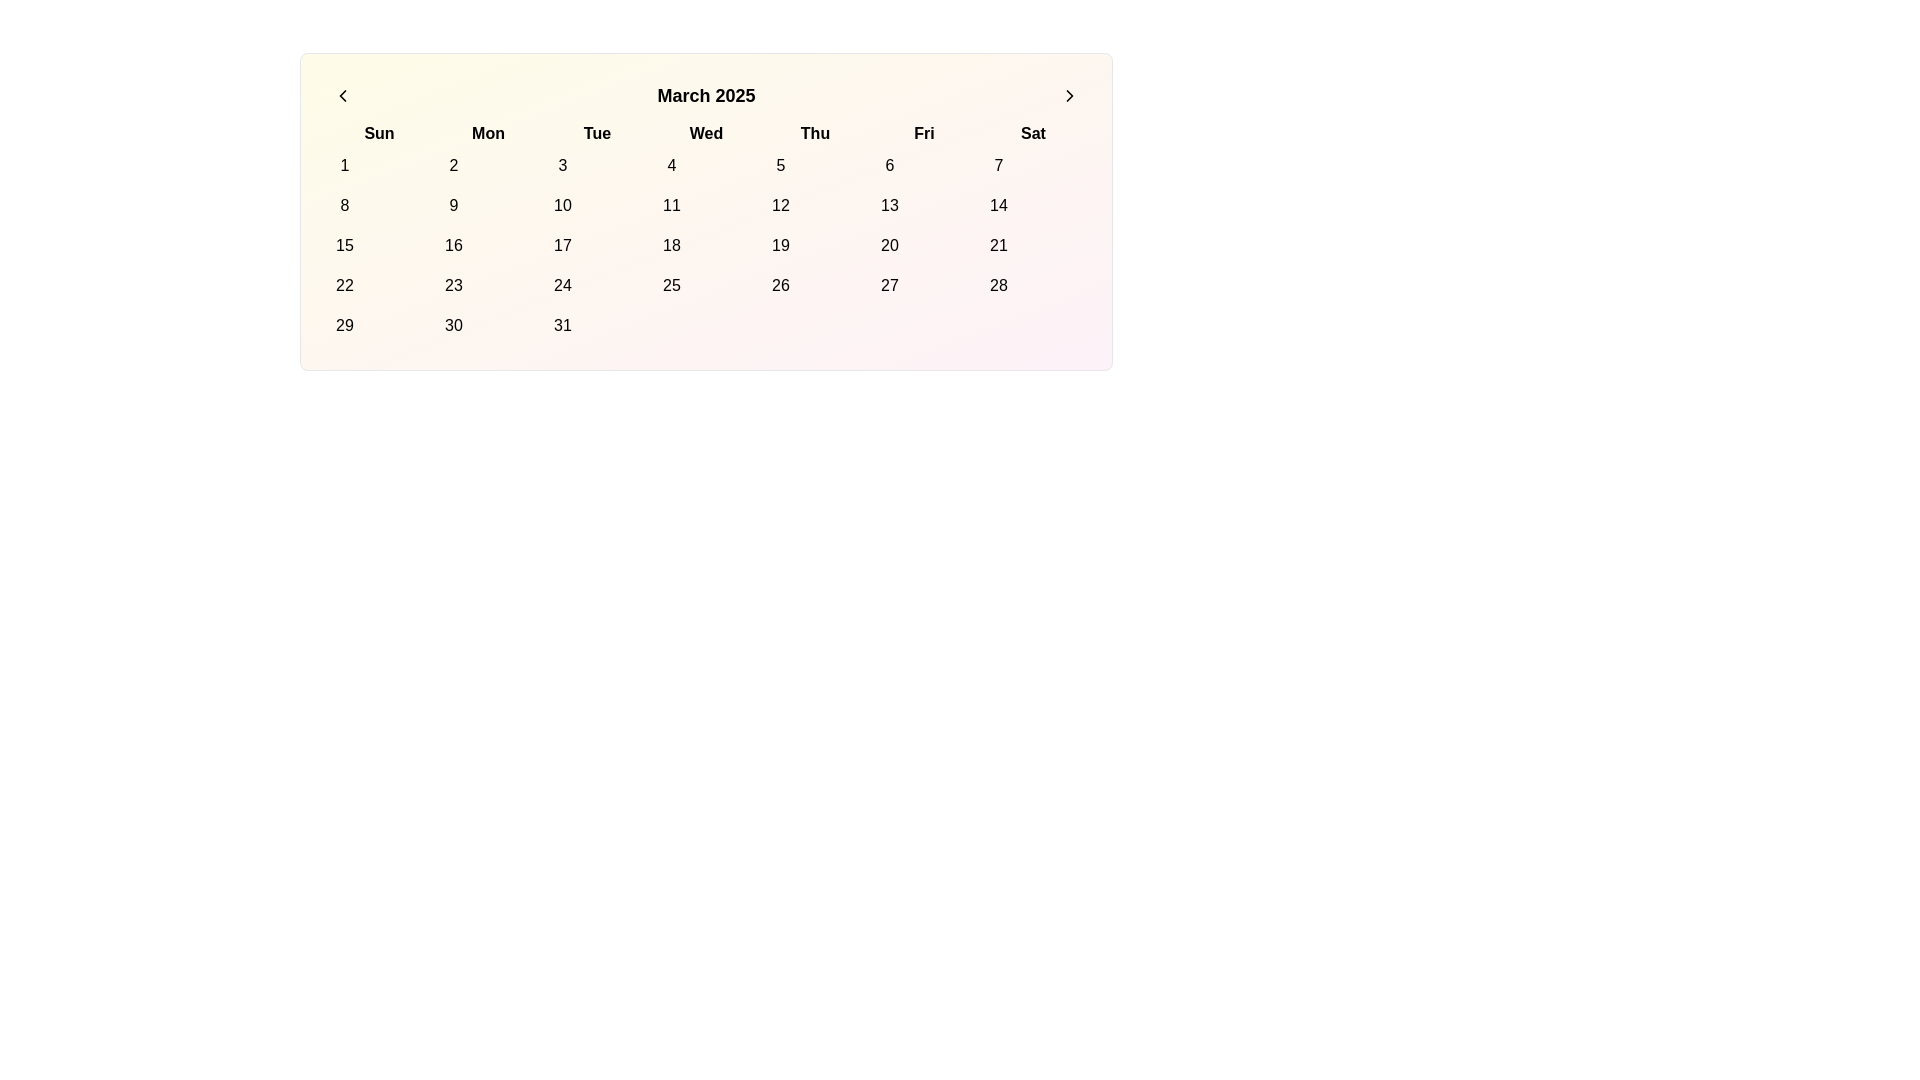  Describe the element at coordinates (815, 134) in the screenshot. I see `the content of the Text label representing 'Thu', which is the fifth abbreviation in the sequence of weekday labels in the calendar layout, positioned between 'Wed' and 'Fri'` at that location.